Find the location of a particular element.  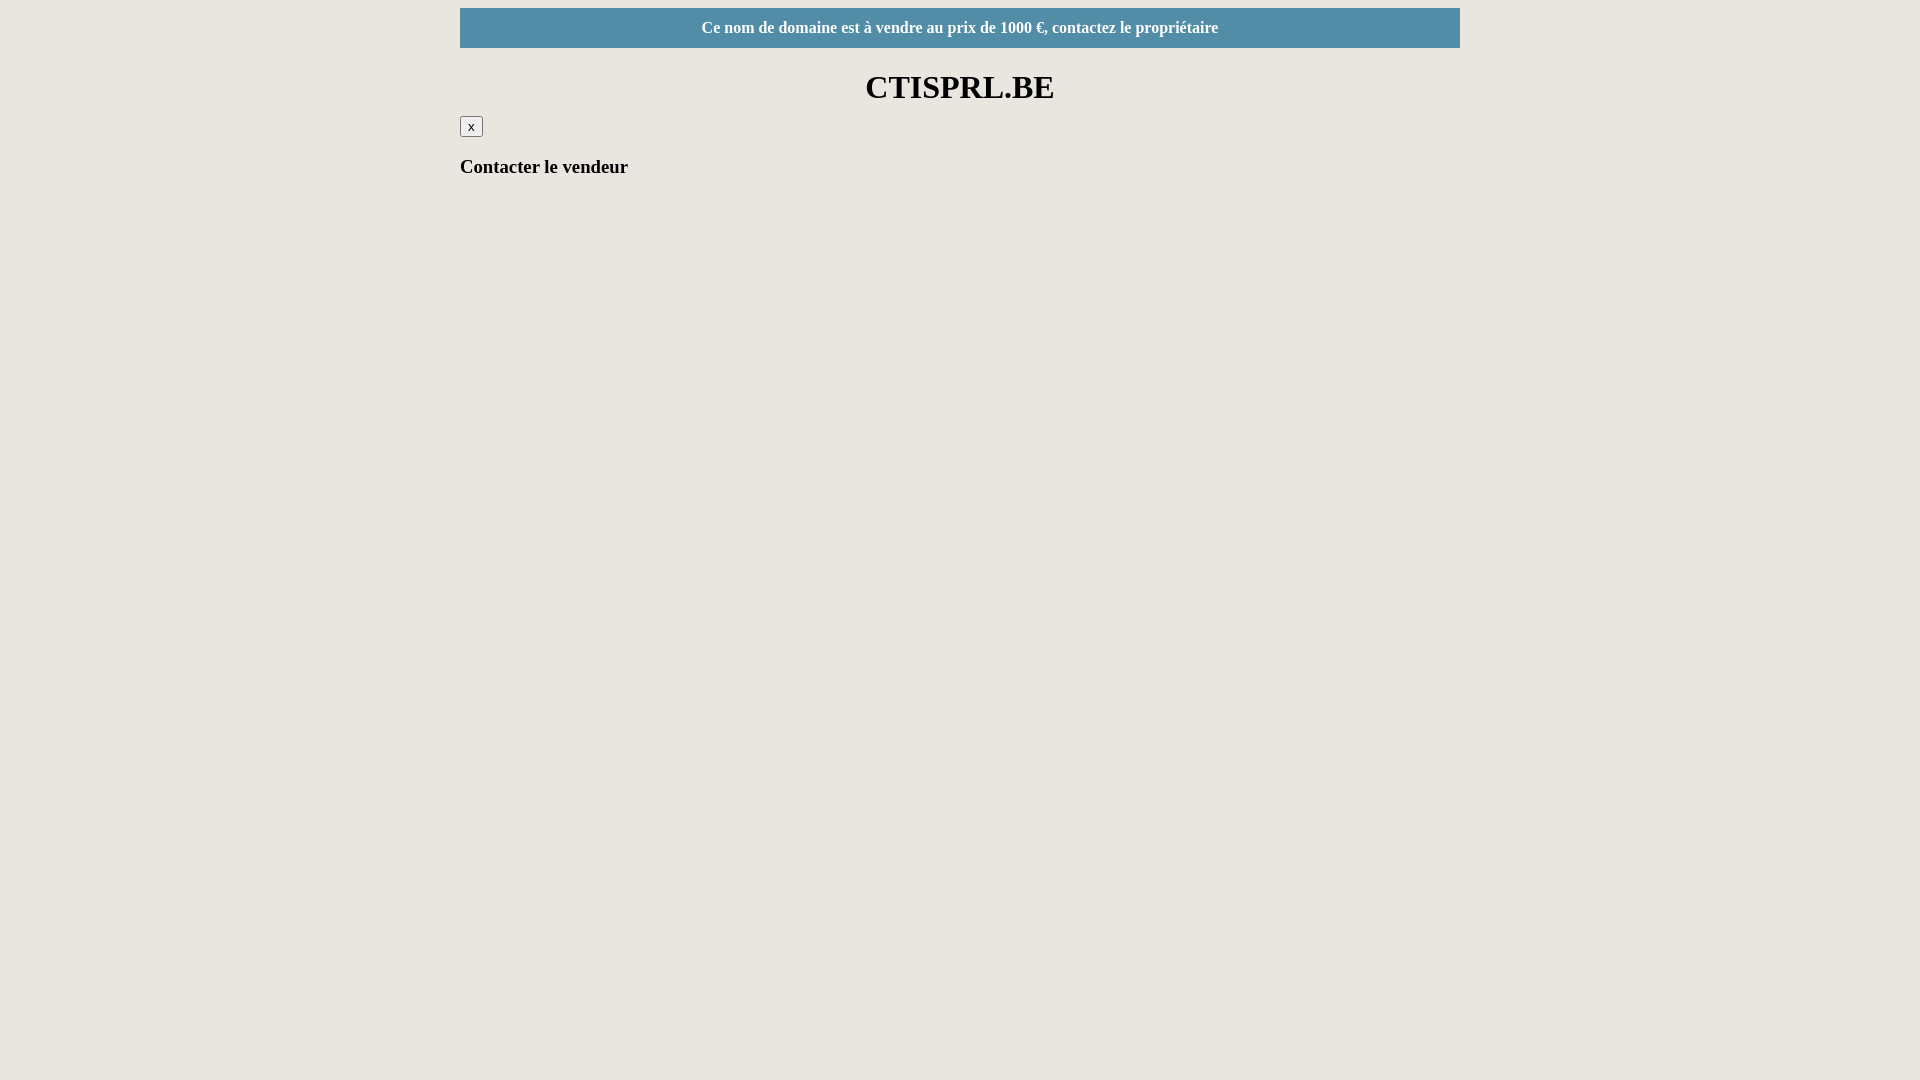

'x' is located at coordinates (470, 126).